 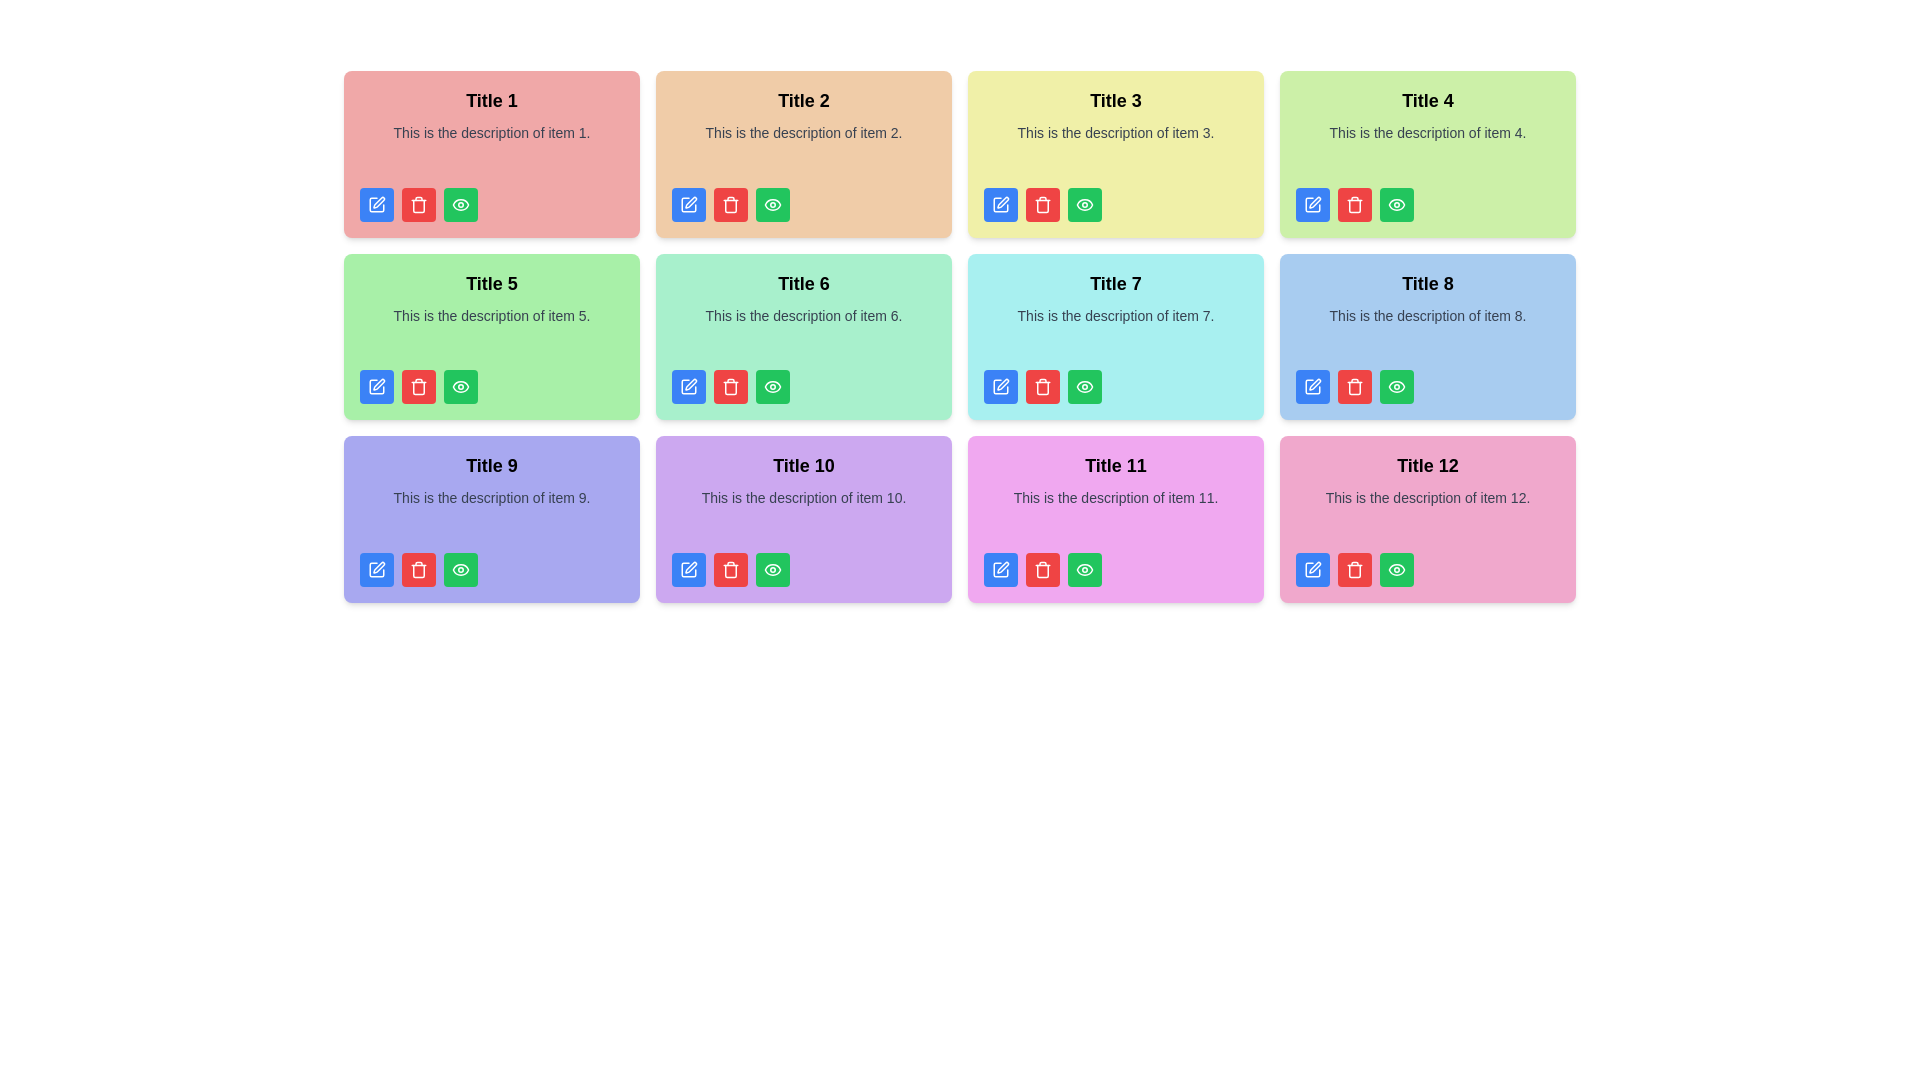 I want to click on the trash can icon button located between the blue pencil icon and the green eye icon, so click(x=1041, y=388).